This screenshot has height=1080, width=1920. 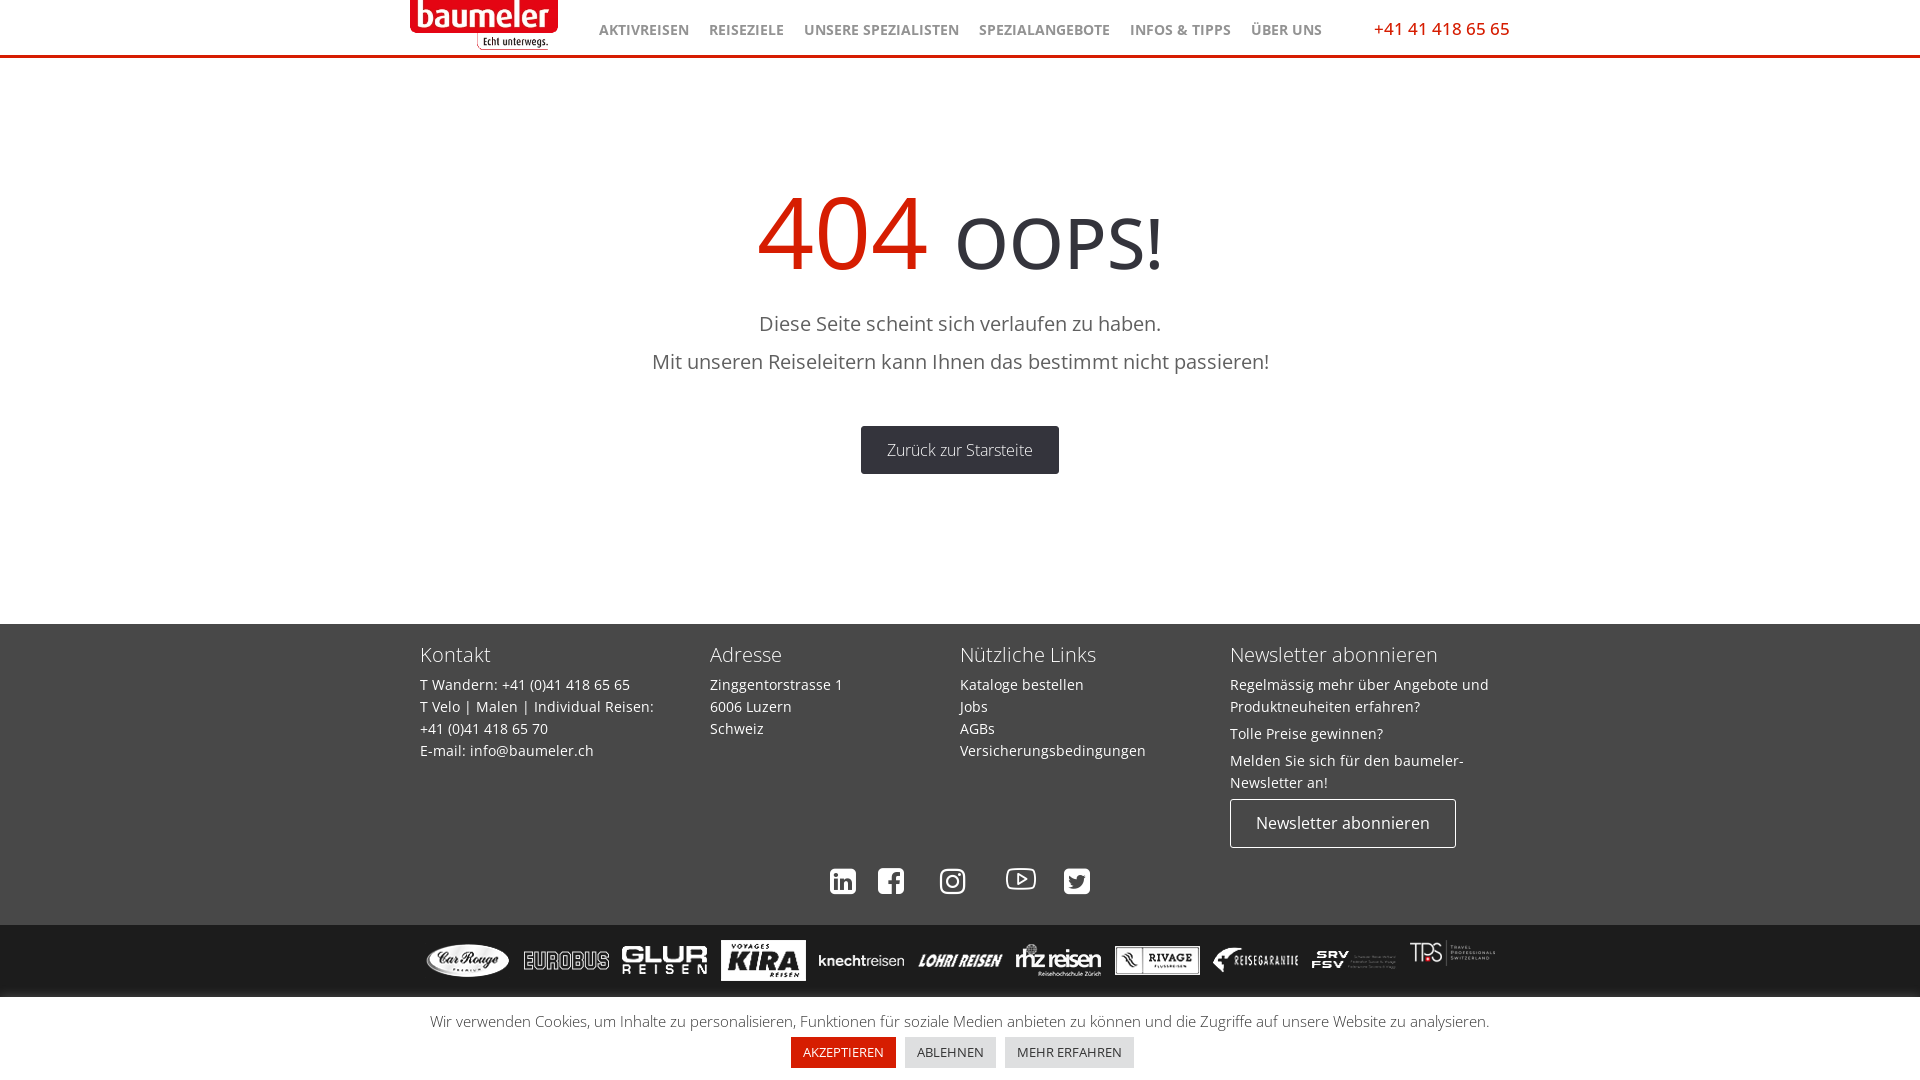 I want to click on 'MEHR ERFAHREN', so click(x=1004, y=1051).